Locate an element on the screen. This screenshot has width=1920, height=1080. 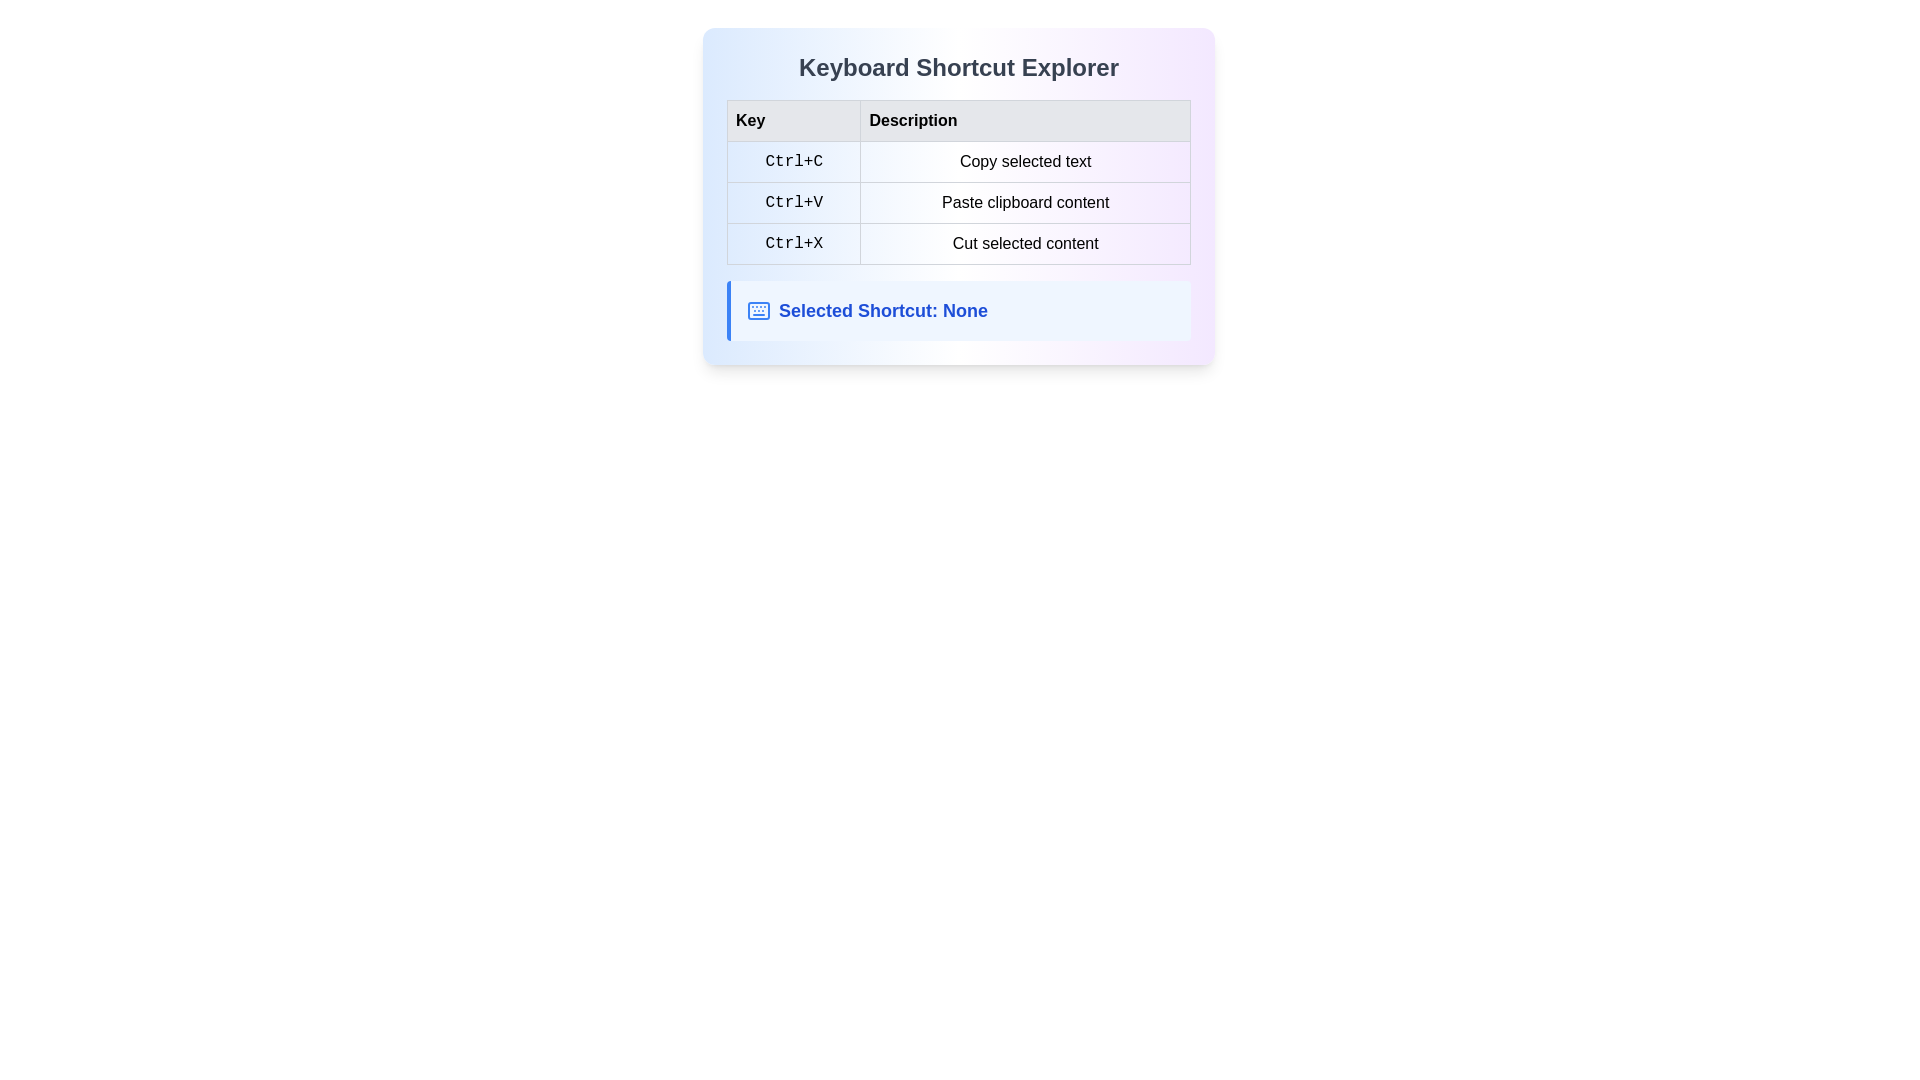
the static text display of the keyboard shortcut 'Ctrl+V' located in the second row of the table under the 'Key' column is located at coordinates (793, 203).